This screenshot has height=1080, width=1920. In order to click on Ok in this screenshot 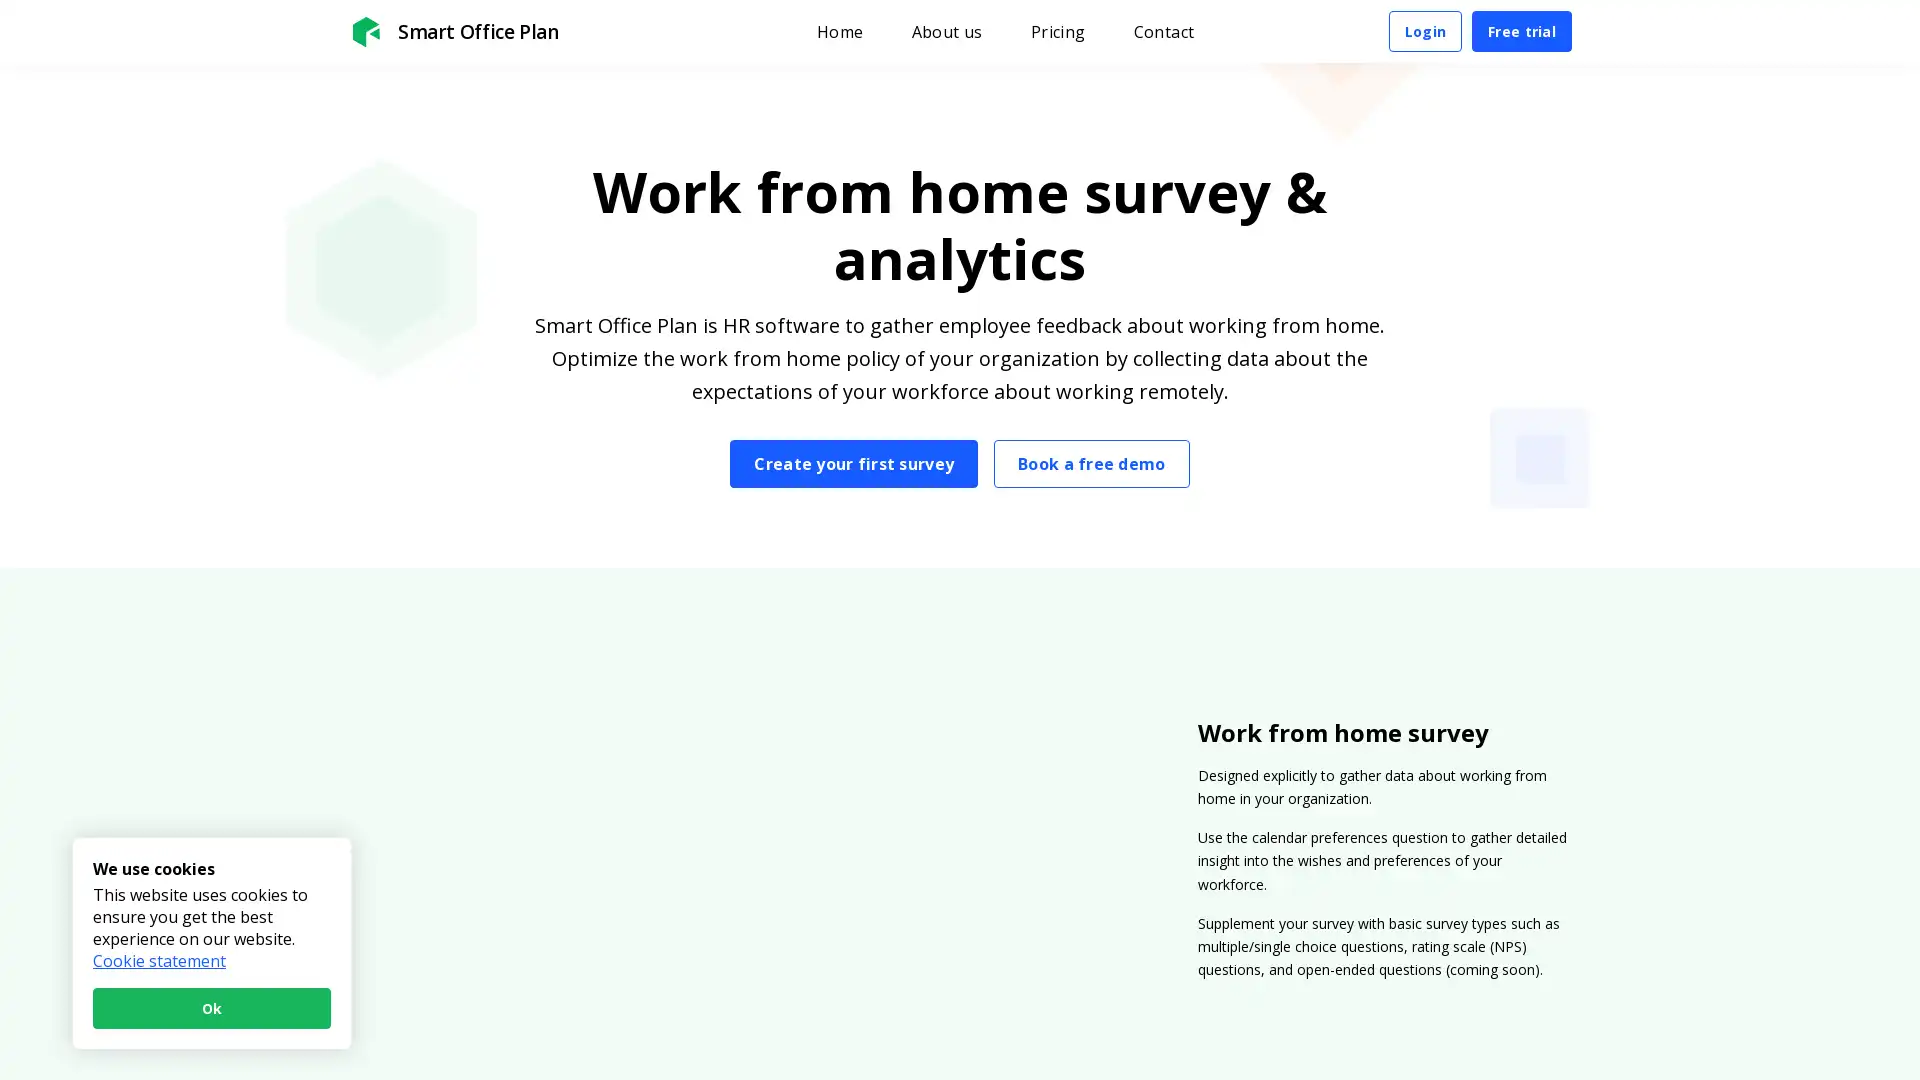, I will do `click(211, 1008)`.